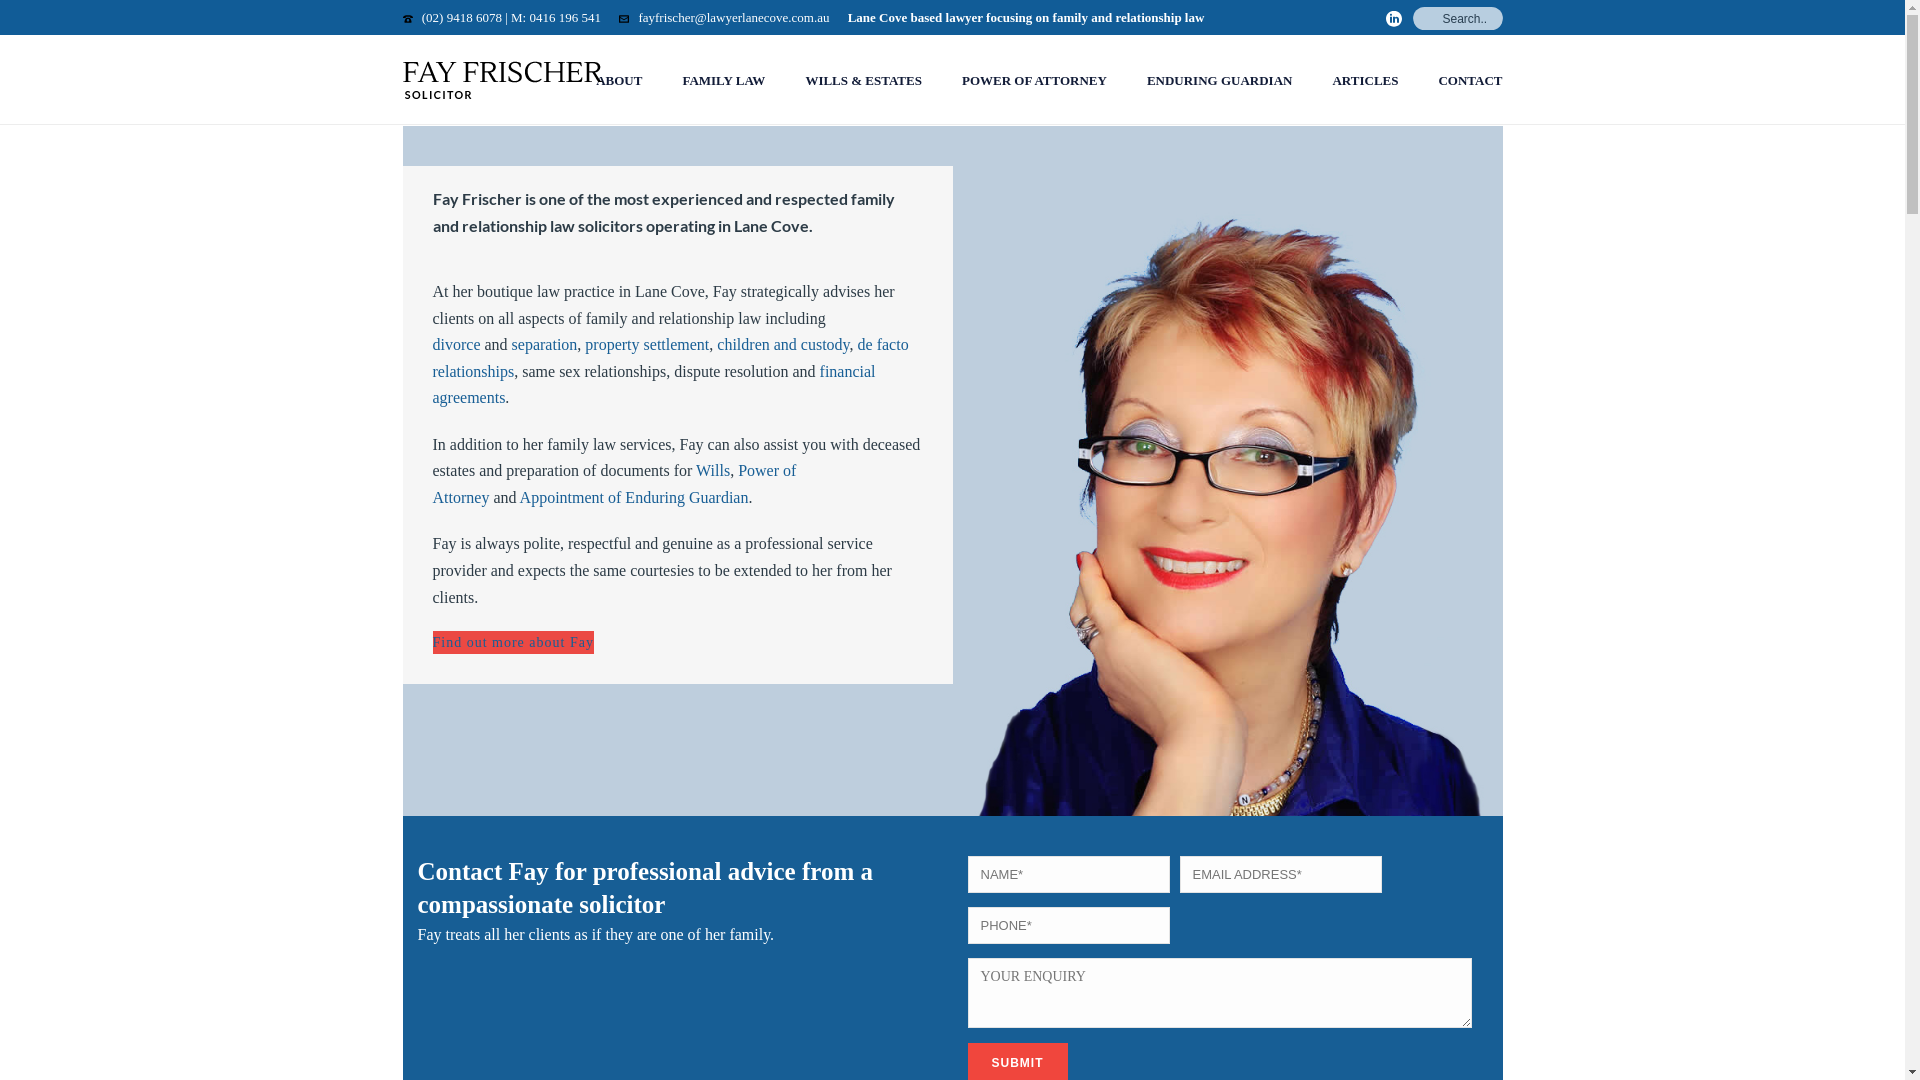 The height and width of the screenshot is (1080, 1920). What do you see at coordinates (1469, 80) in the screenshot?
I see `'CONTACT'` at bounding box center [1469, 80].